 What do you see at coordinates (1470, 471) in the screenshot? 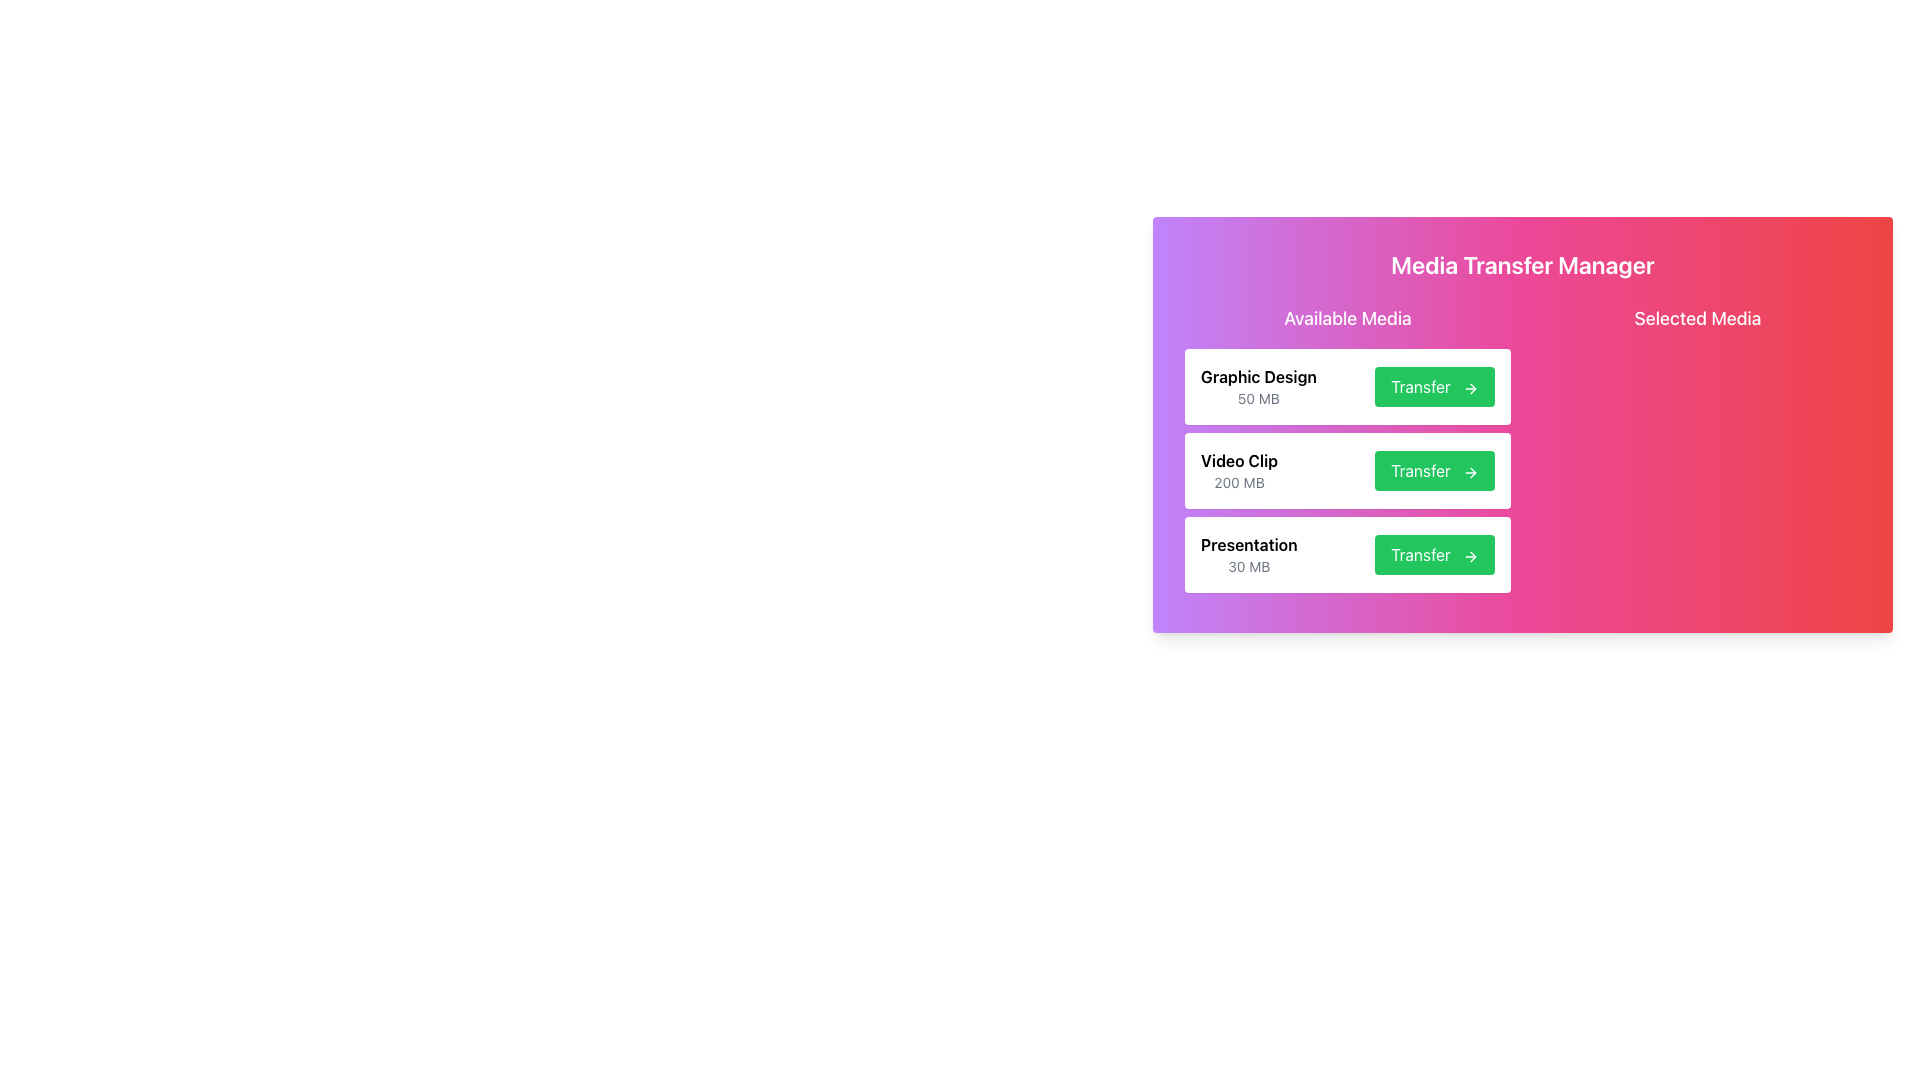
I see `the arrow icon located to the right of the 'Transfer' button in the second row of the 'Available Media' section to initiate a transfer action for 'Video Clip'` at bounding box center [1470, 471].